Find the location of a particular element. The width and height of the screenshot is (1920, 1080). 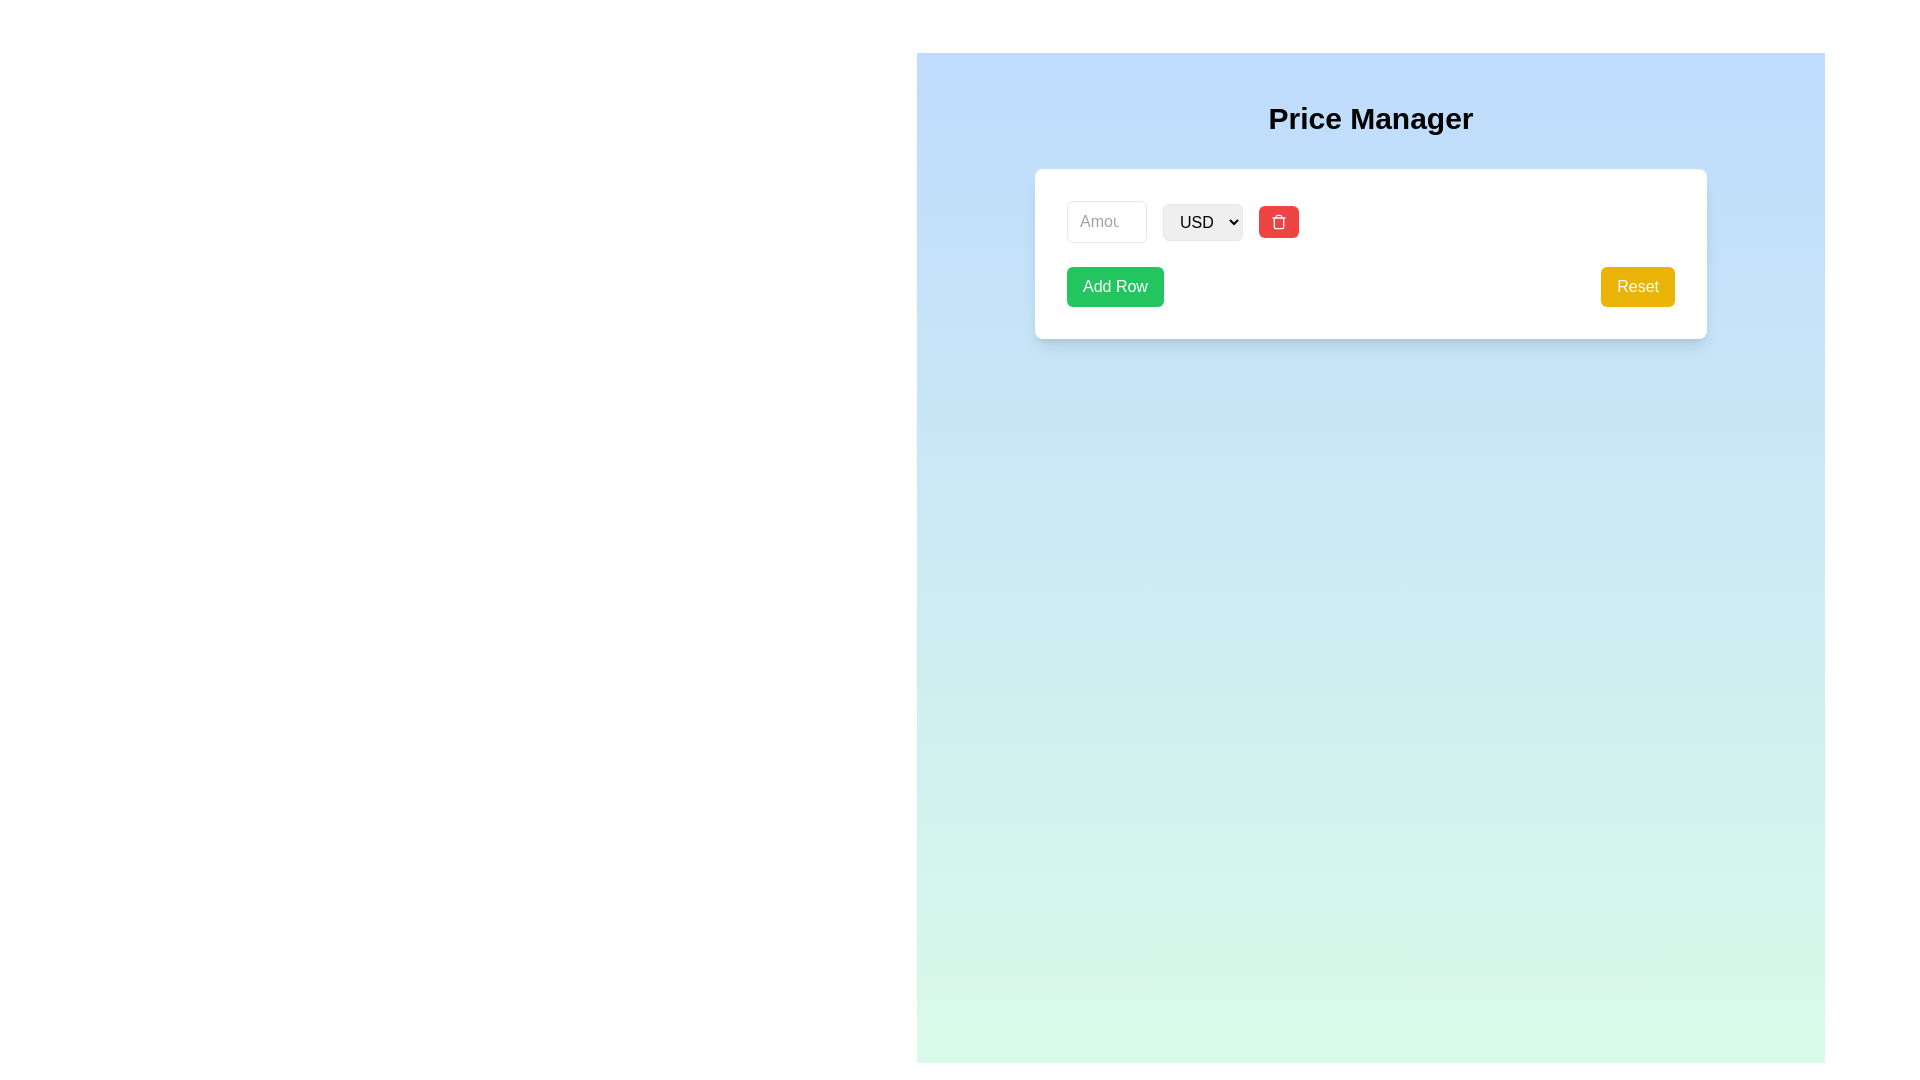

the rectangular green 'Add Row' button with white text is located at coordinates (1114, 286).